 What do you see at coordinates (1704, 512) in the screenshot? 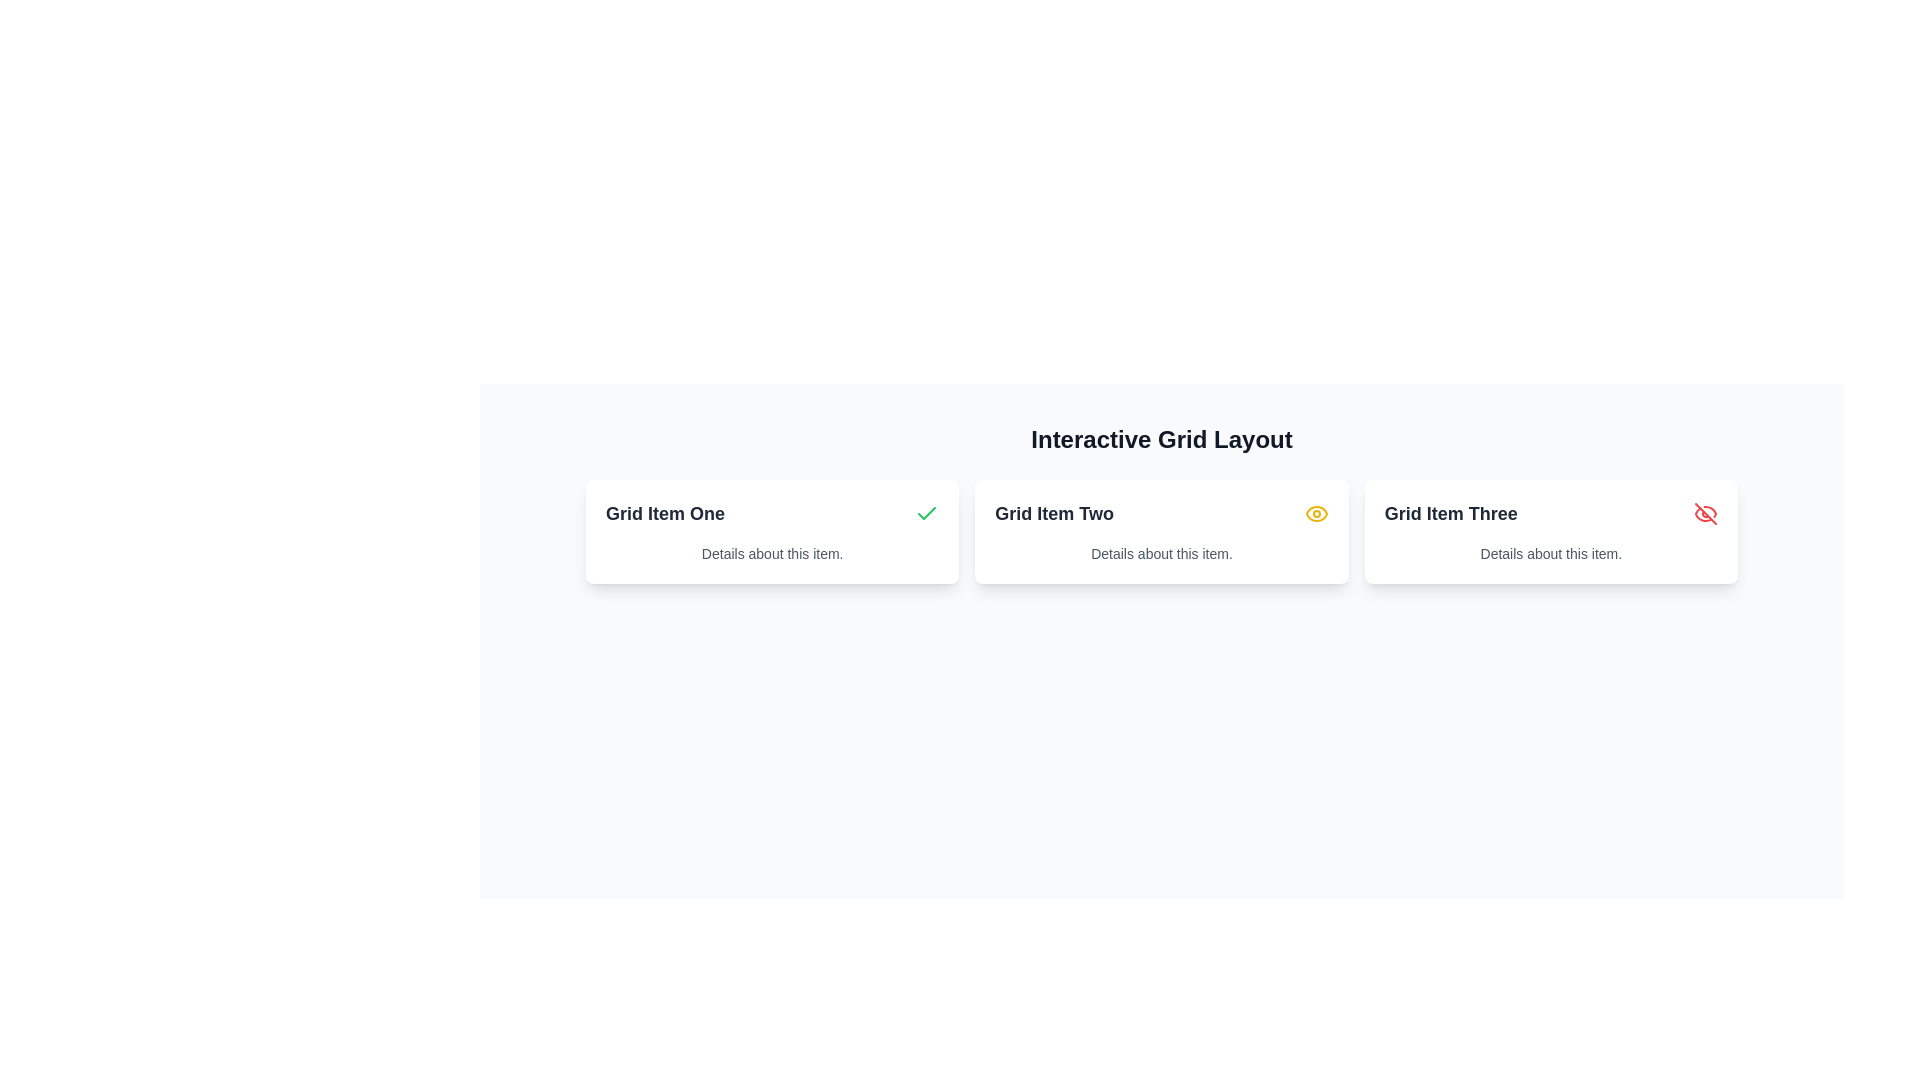
I see `the status represented by the red 'eye-off' icon with a line crossing through it, located at the top-right corner of 'Grid Item Three'` at bounding box center [1704, 512].